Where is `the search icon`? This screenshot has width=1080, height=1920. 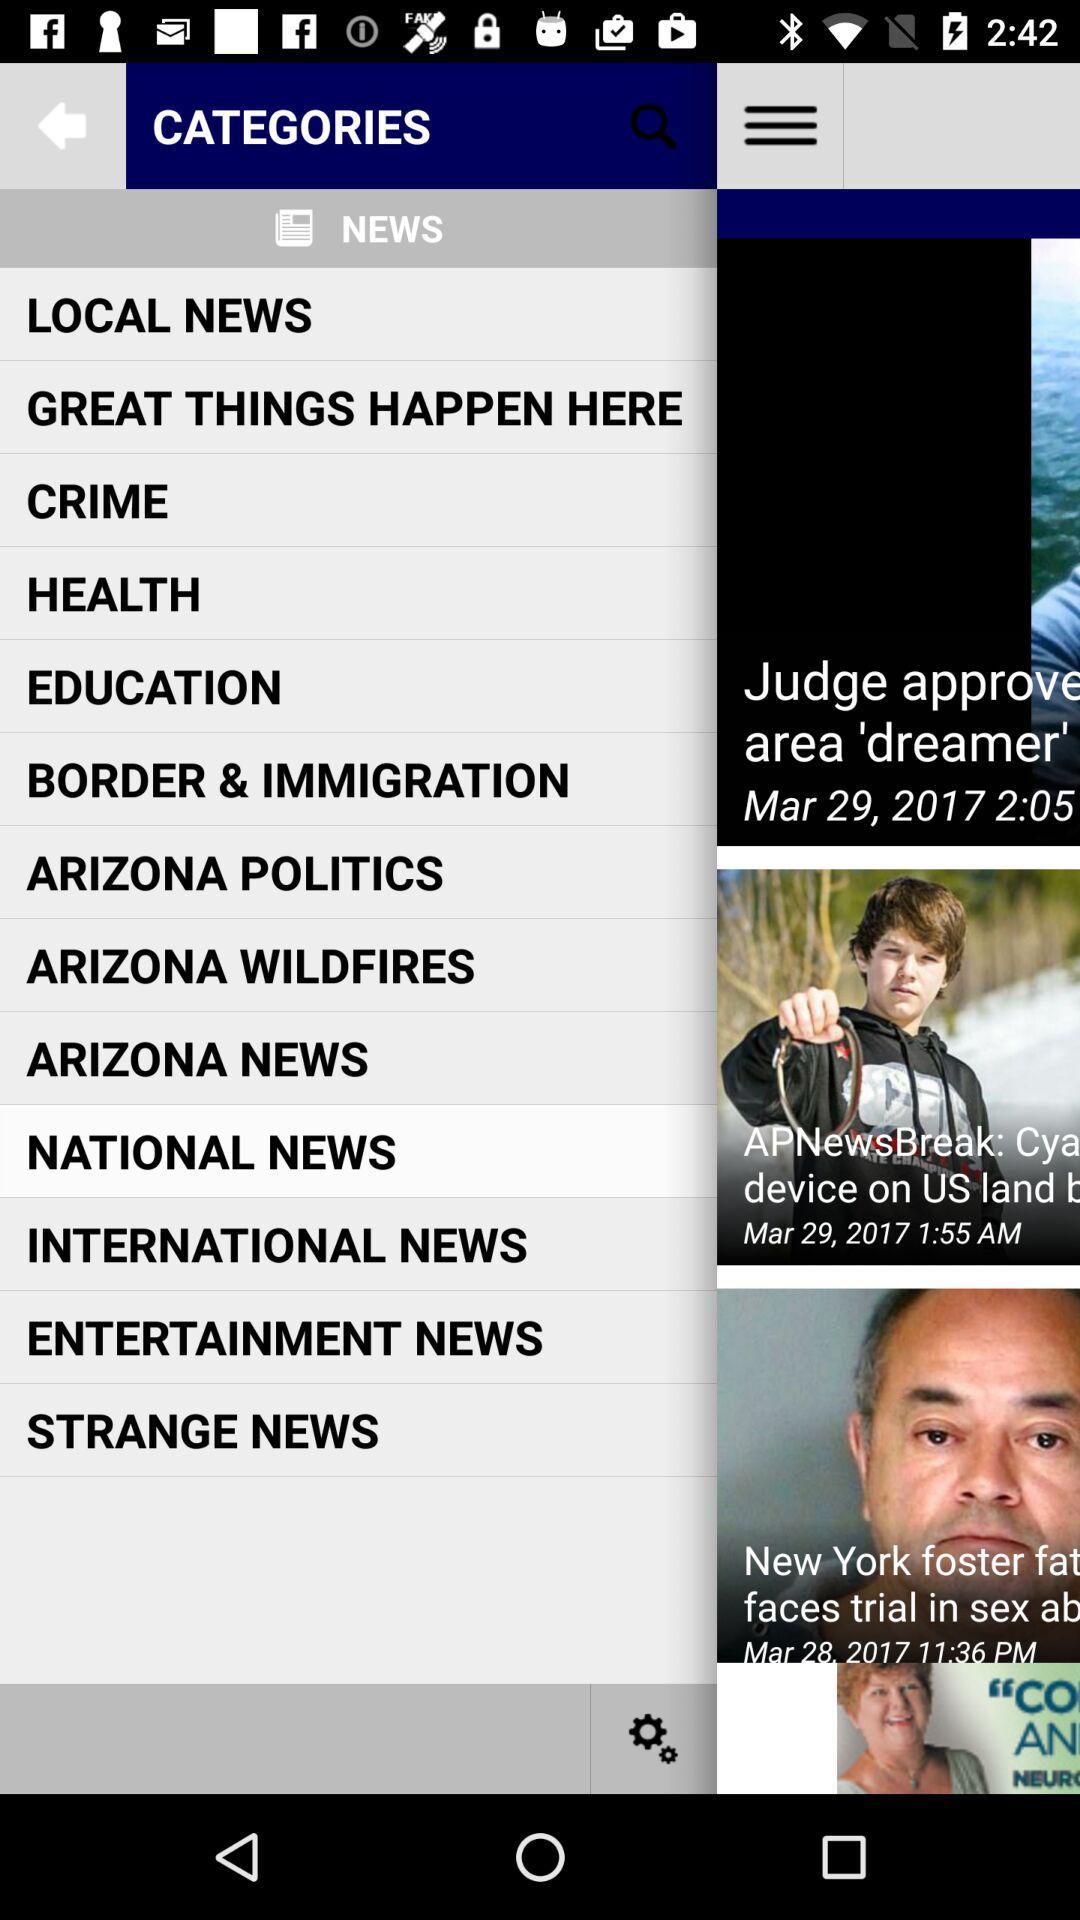 the search icon is located at coordinates (654, 124).